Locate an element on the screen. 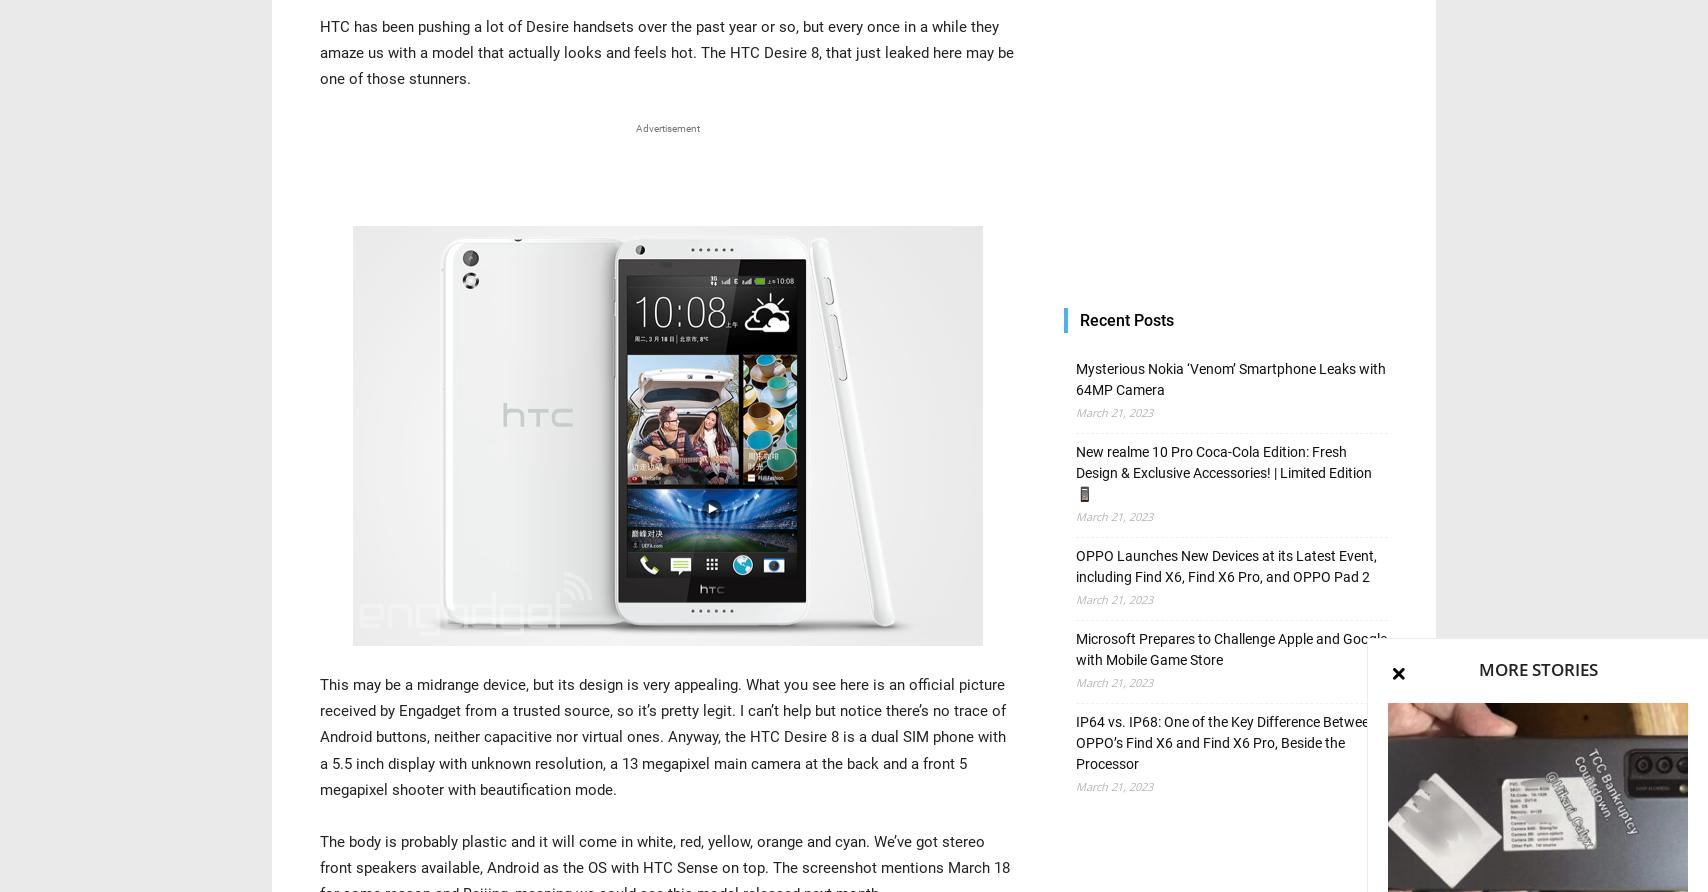 This screenshot has height=892, width=1708. 'IP64 vs. IP68: One of the Key Difference Between OPPO’s Find X6 and Find X6 Pro, Beside the Processor' is located at coordinates (1226, 743).